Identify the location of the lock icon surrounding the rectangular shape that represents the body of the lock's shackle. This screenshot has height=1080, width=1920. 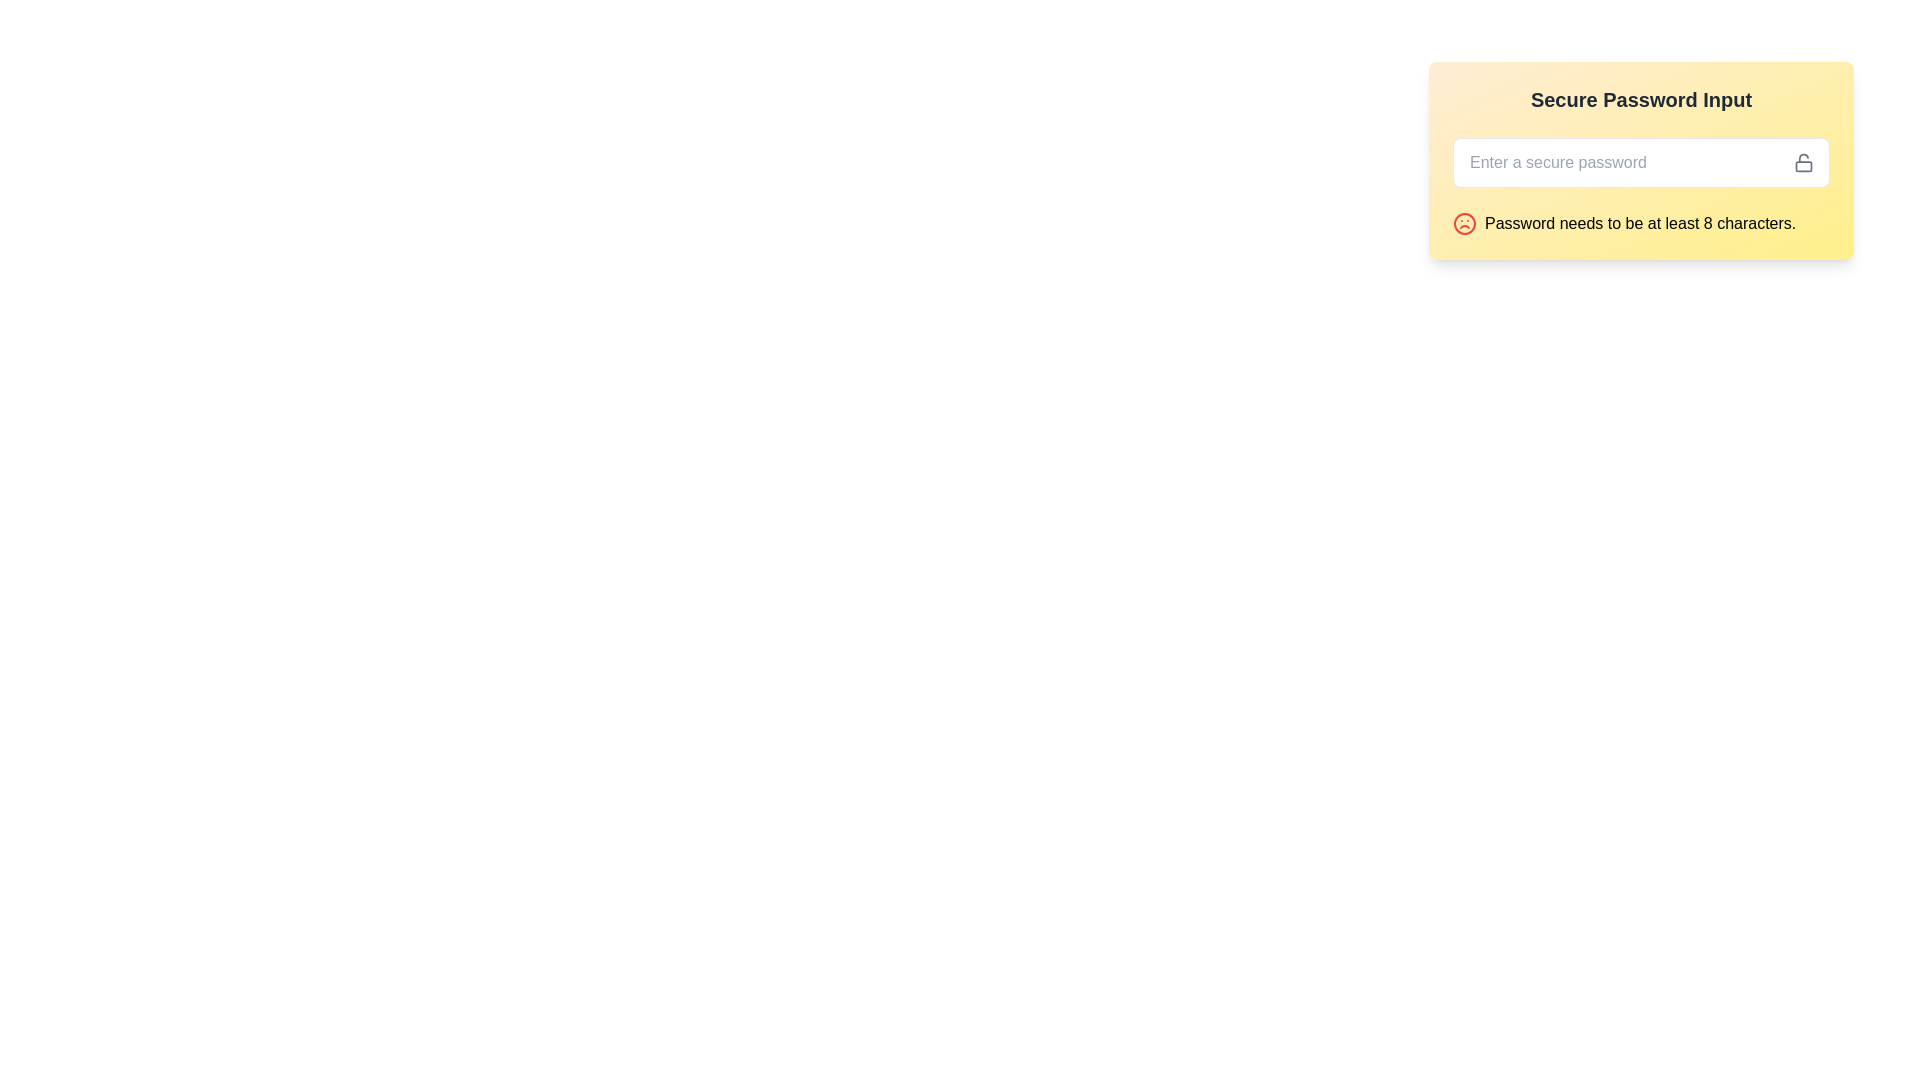
(1804, 164).